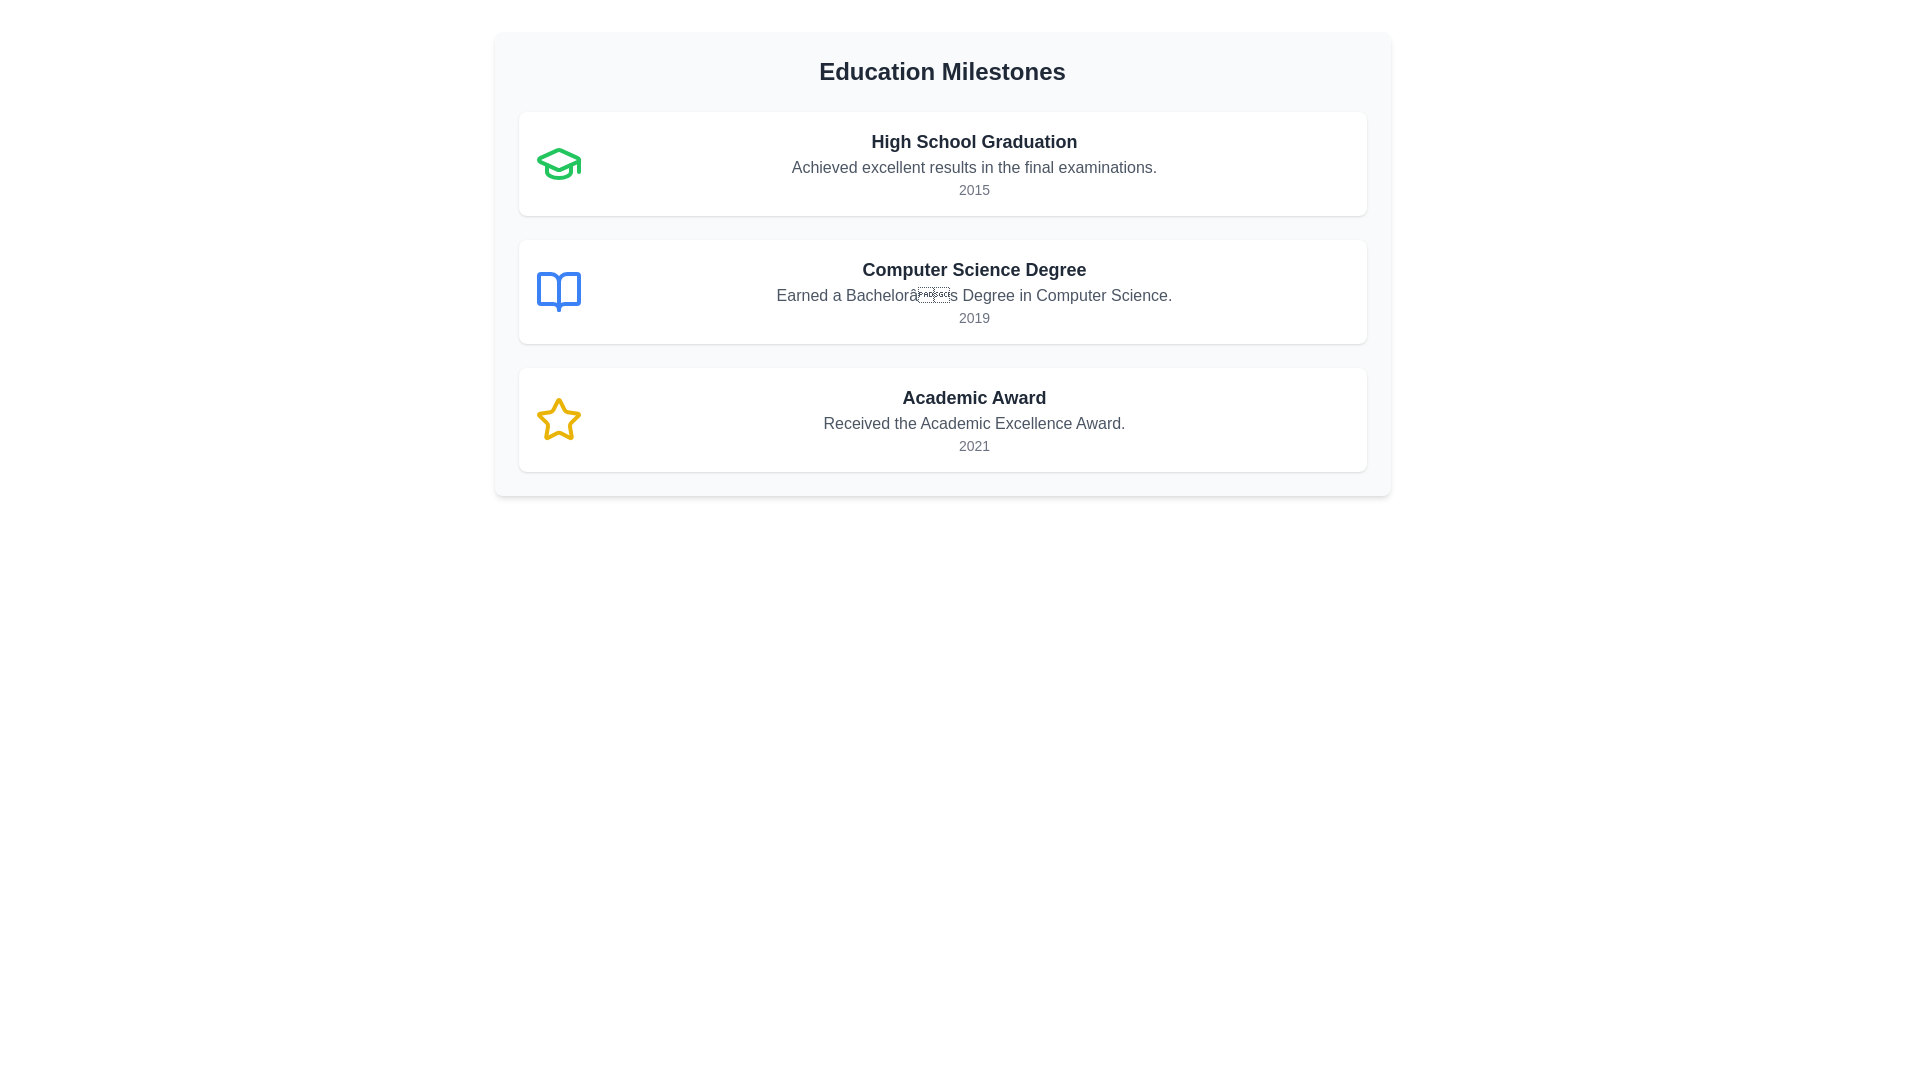 This screenshot has width=1920, height=1080. I want to click on the 'Academic Award' text block to emphasize the text, which includes a bold title, a descriptive sentence, and a year, positioned in the third entry of the 'Education Milestones' list, so click(974, 419).